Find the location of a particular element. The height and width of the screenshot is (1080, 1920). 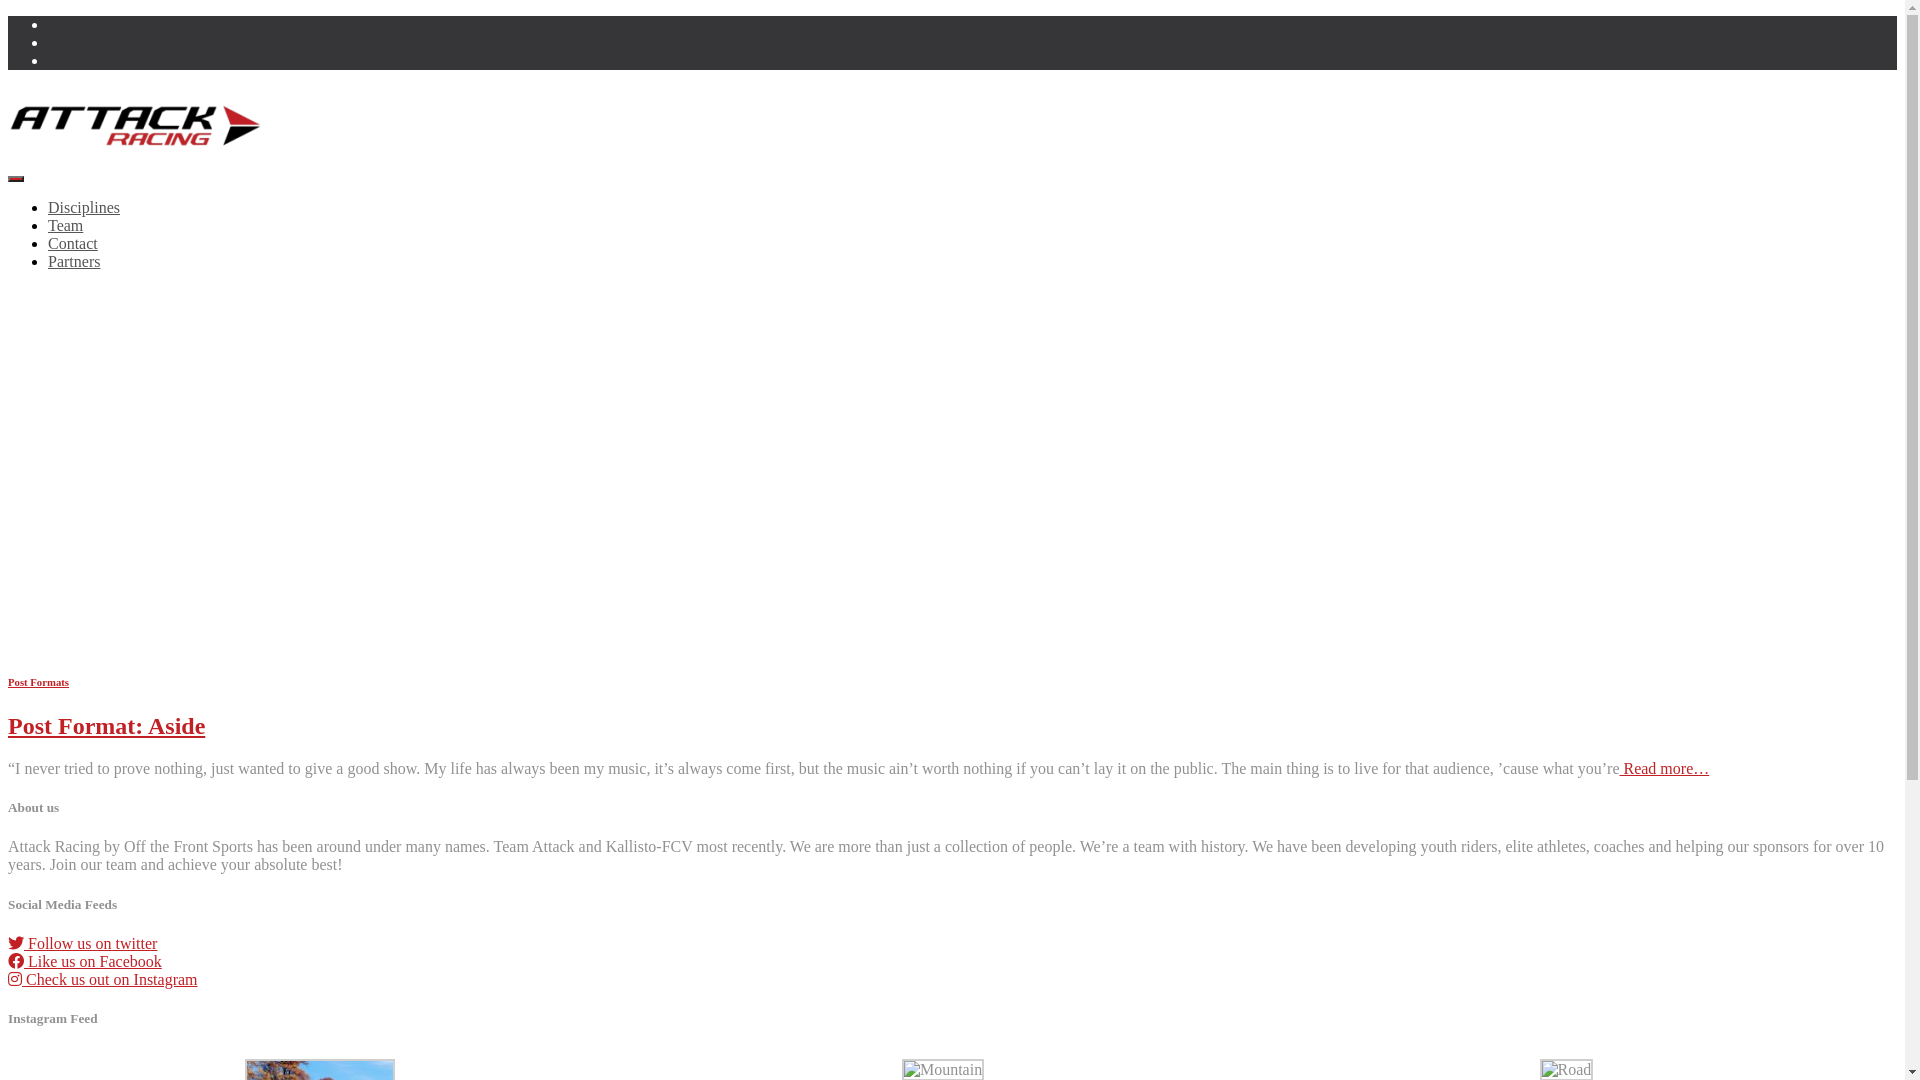

'Follow us on twitter' is located at coordinates (8, 943).